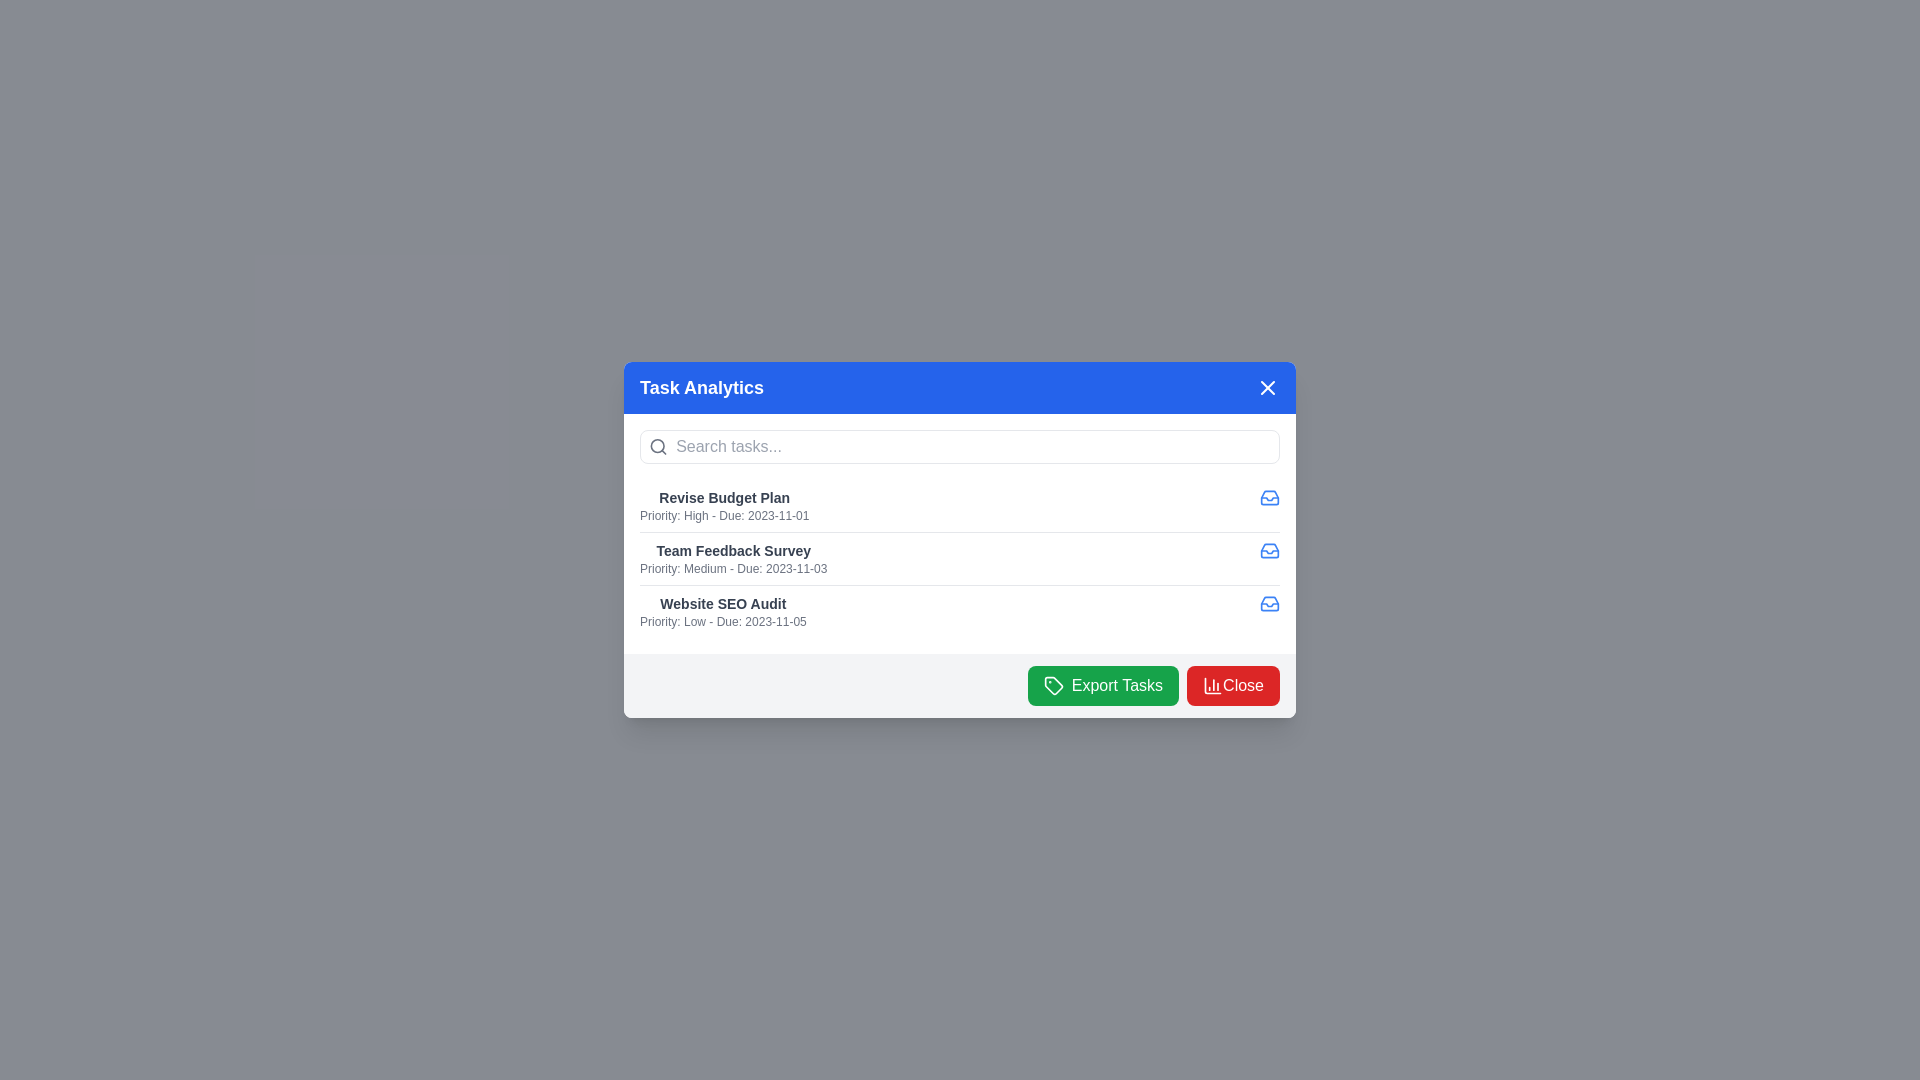  What do you see at coordinates (657, 445) in the screenshot?
I see `the circular graphical element of the search icon located at the top portion of the 'Task Analytics' panel, near the left side of the input field labeled 'Search tasks...'` at bounding box center [657, 445].